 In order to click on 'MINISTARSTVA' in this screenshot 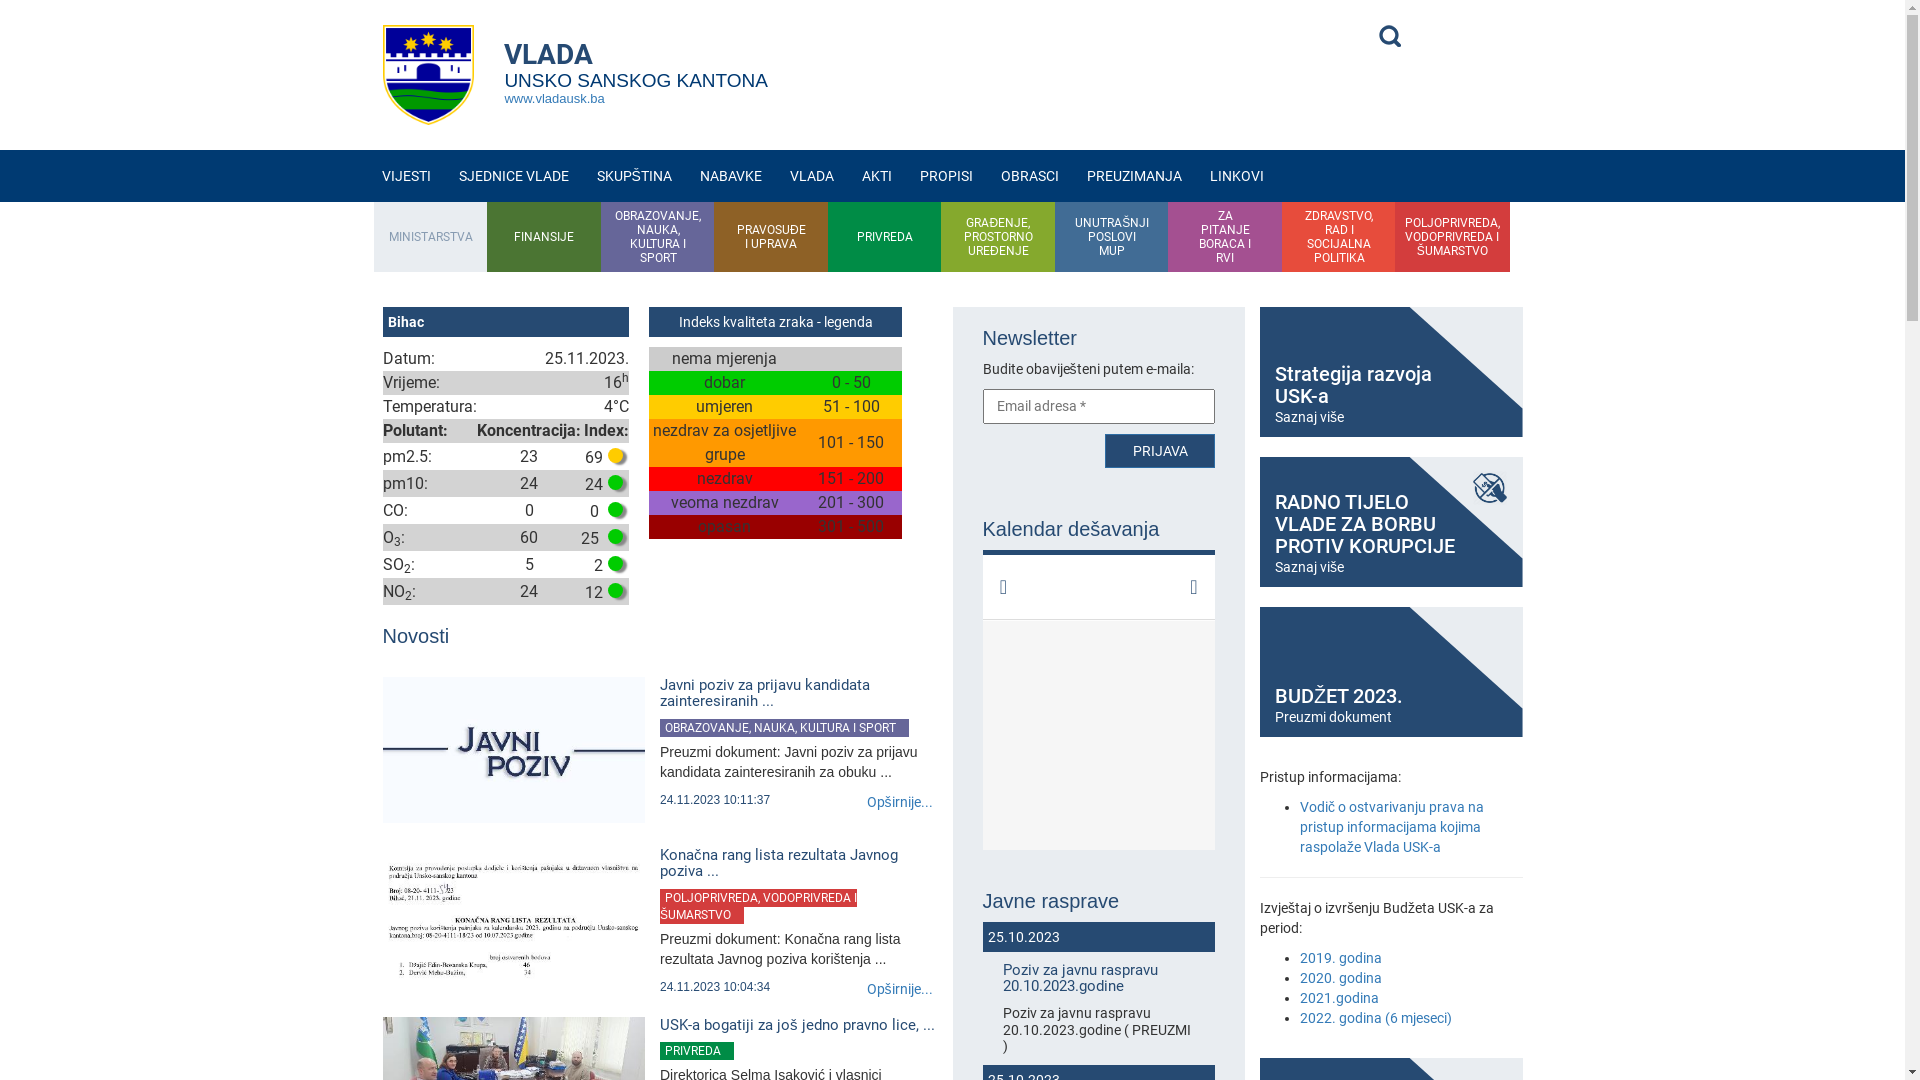, I will do `click(430, 235)`.